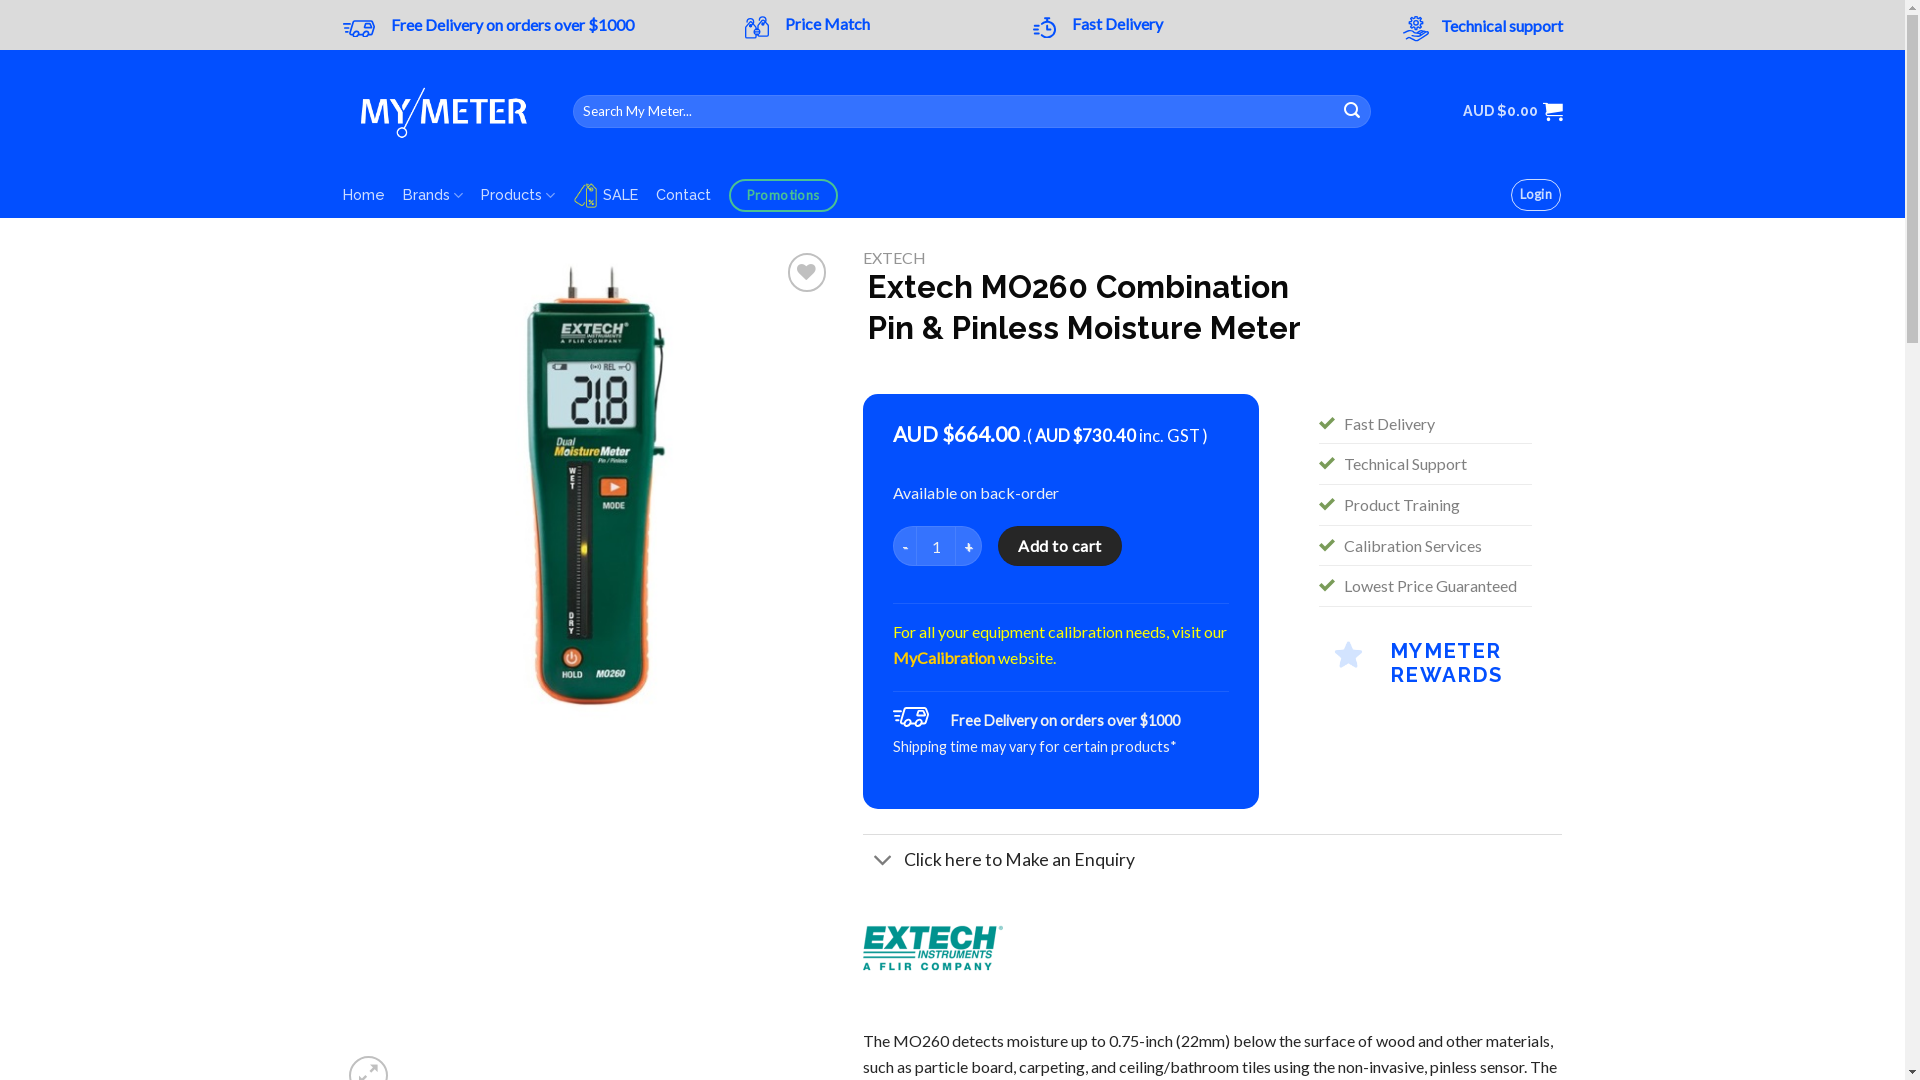 The width and height of the screenshot is (1920, 1080). What do you see at coordinates (0, 0) in the screenshot?
I see `'Skip to content'` at bounding box center [0, 0].